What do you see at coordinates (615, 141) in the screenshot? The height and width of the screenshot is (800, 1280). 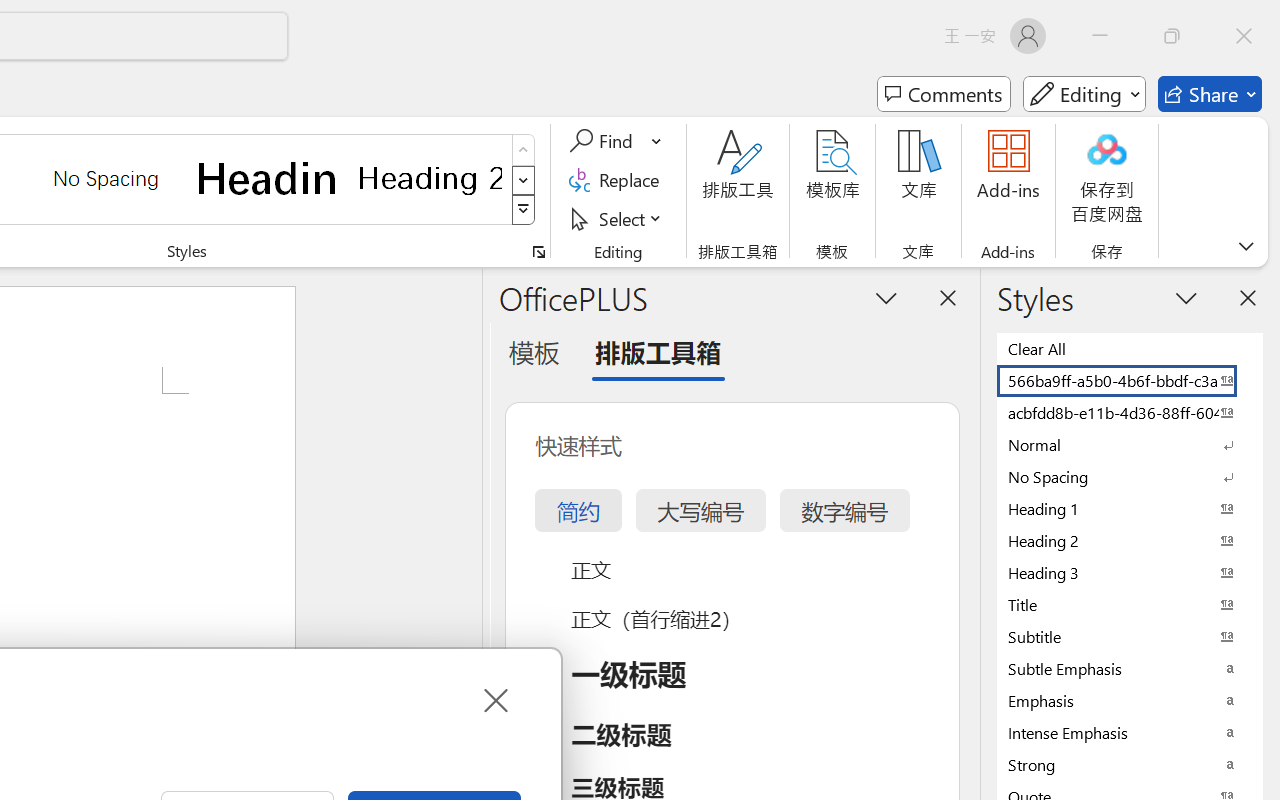 I see `'Find'` at bounding box center [615, 141].